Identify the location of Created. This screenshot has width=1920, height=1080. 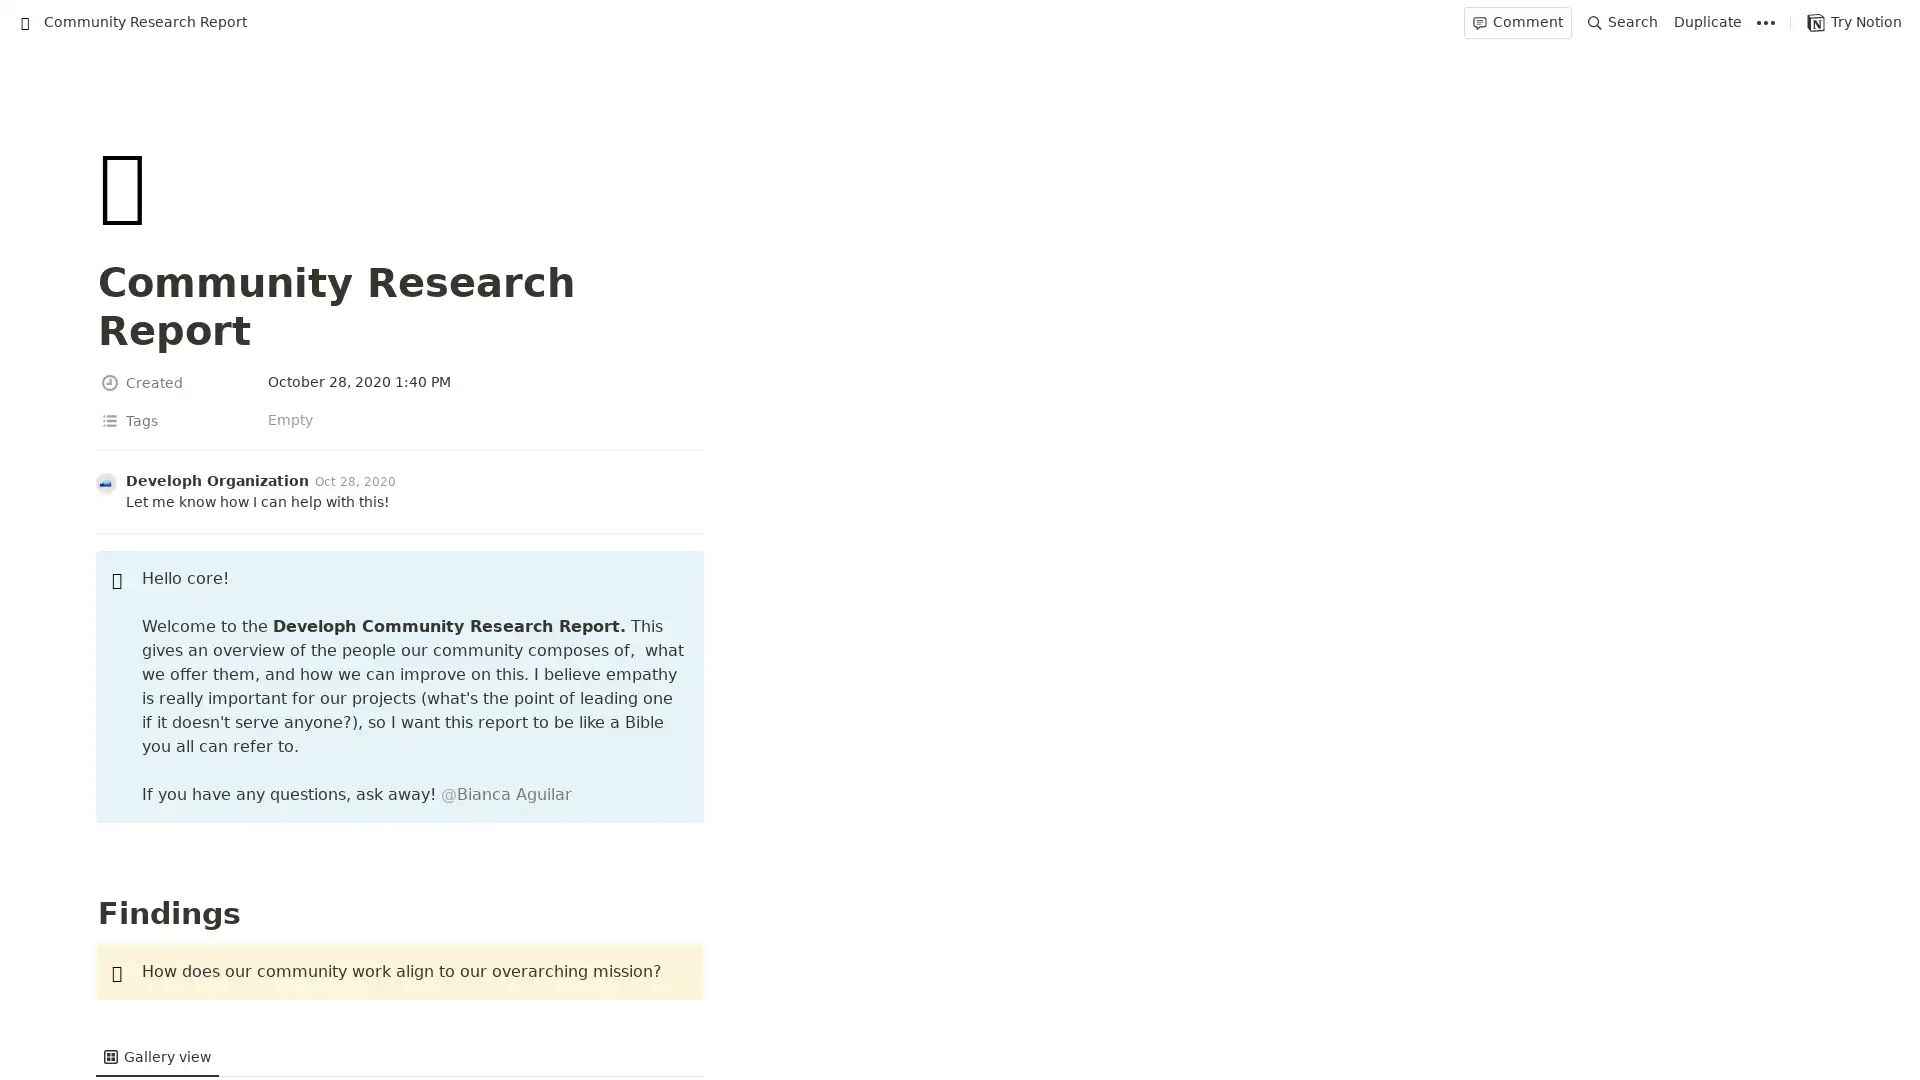
(176, 334).